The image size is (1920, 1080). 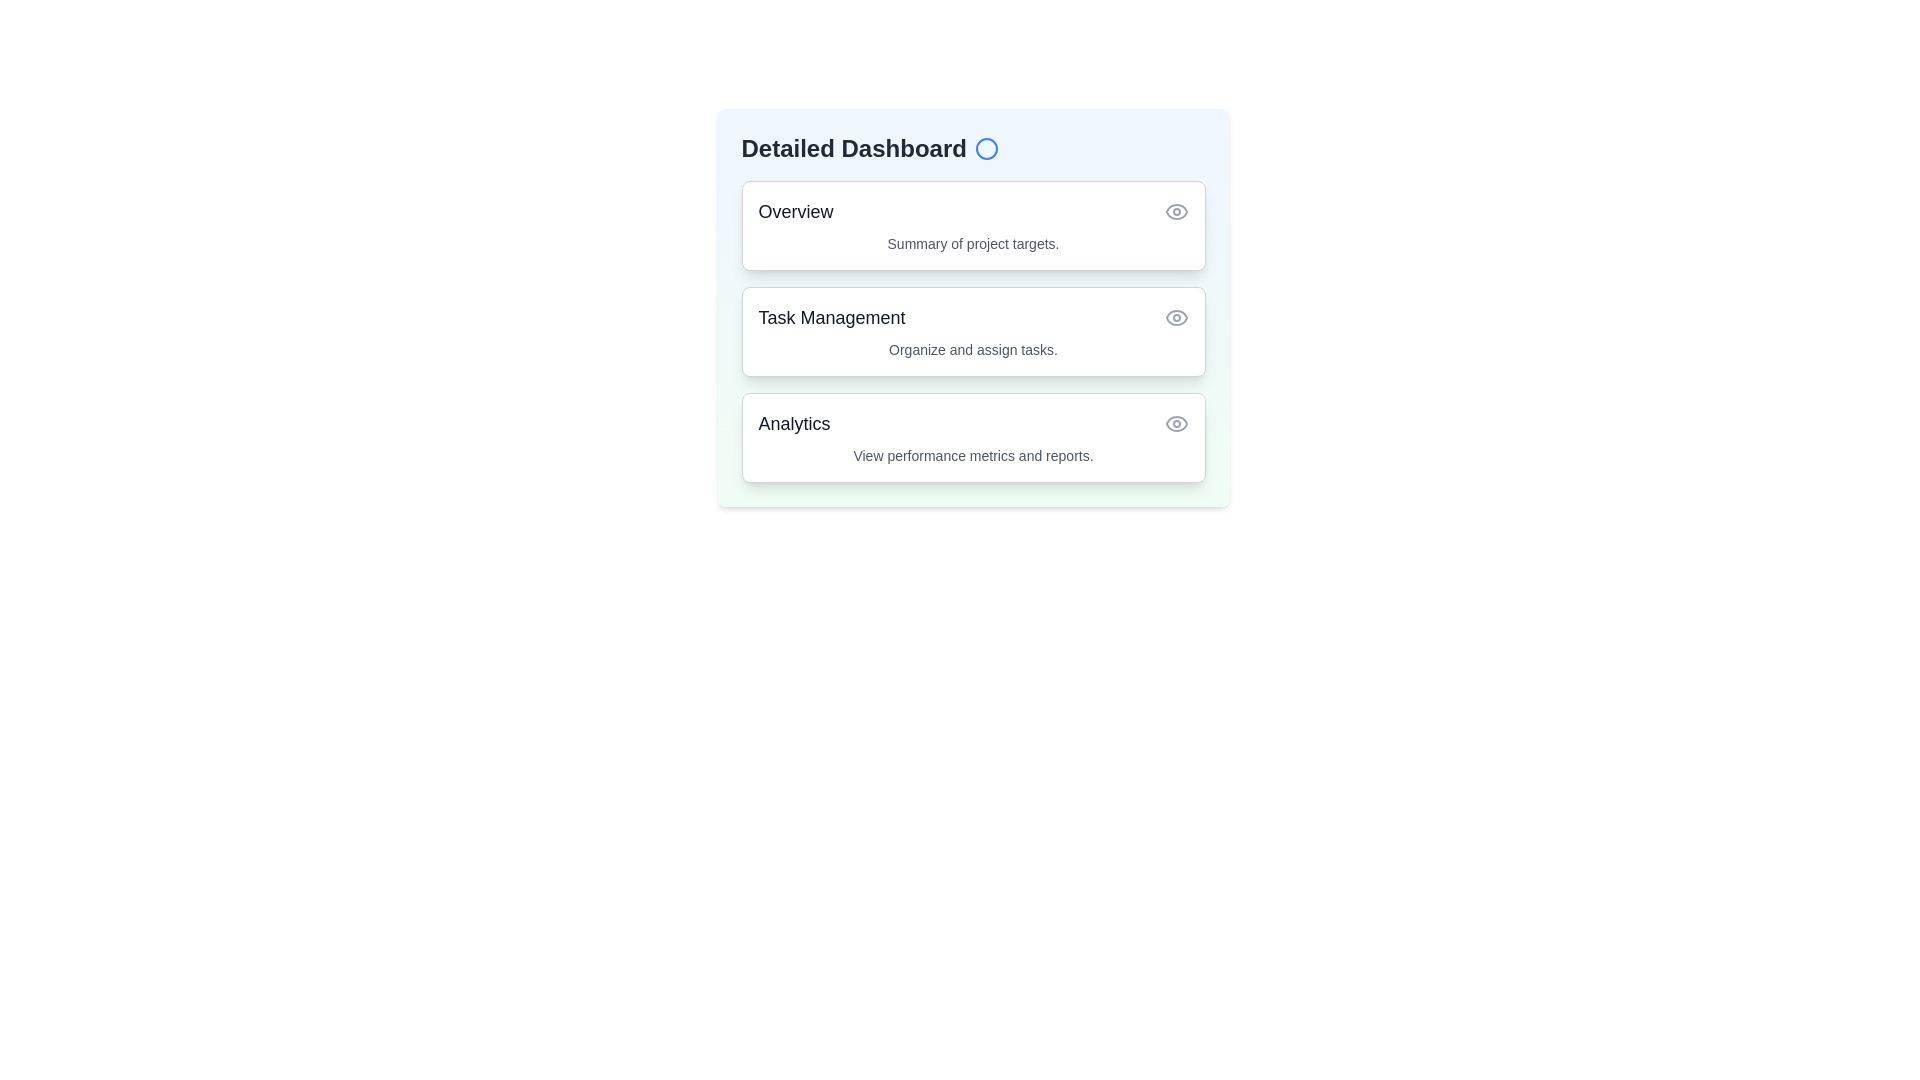 I want to click on the eye icon corresponding to Task Management to toggle its details, so click(x=1176, y=316).